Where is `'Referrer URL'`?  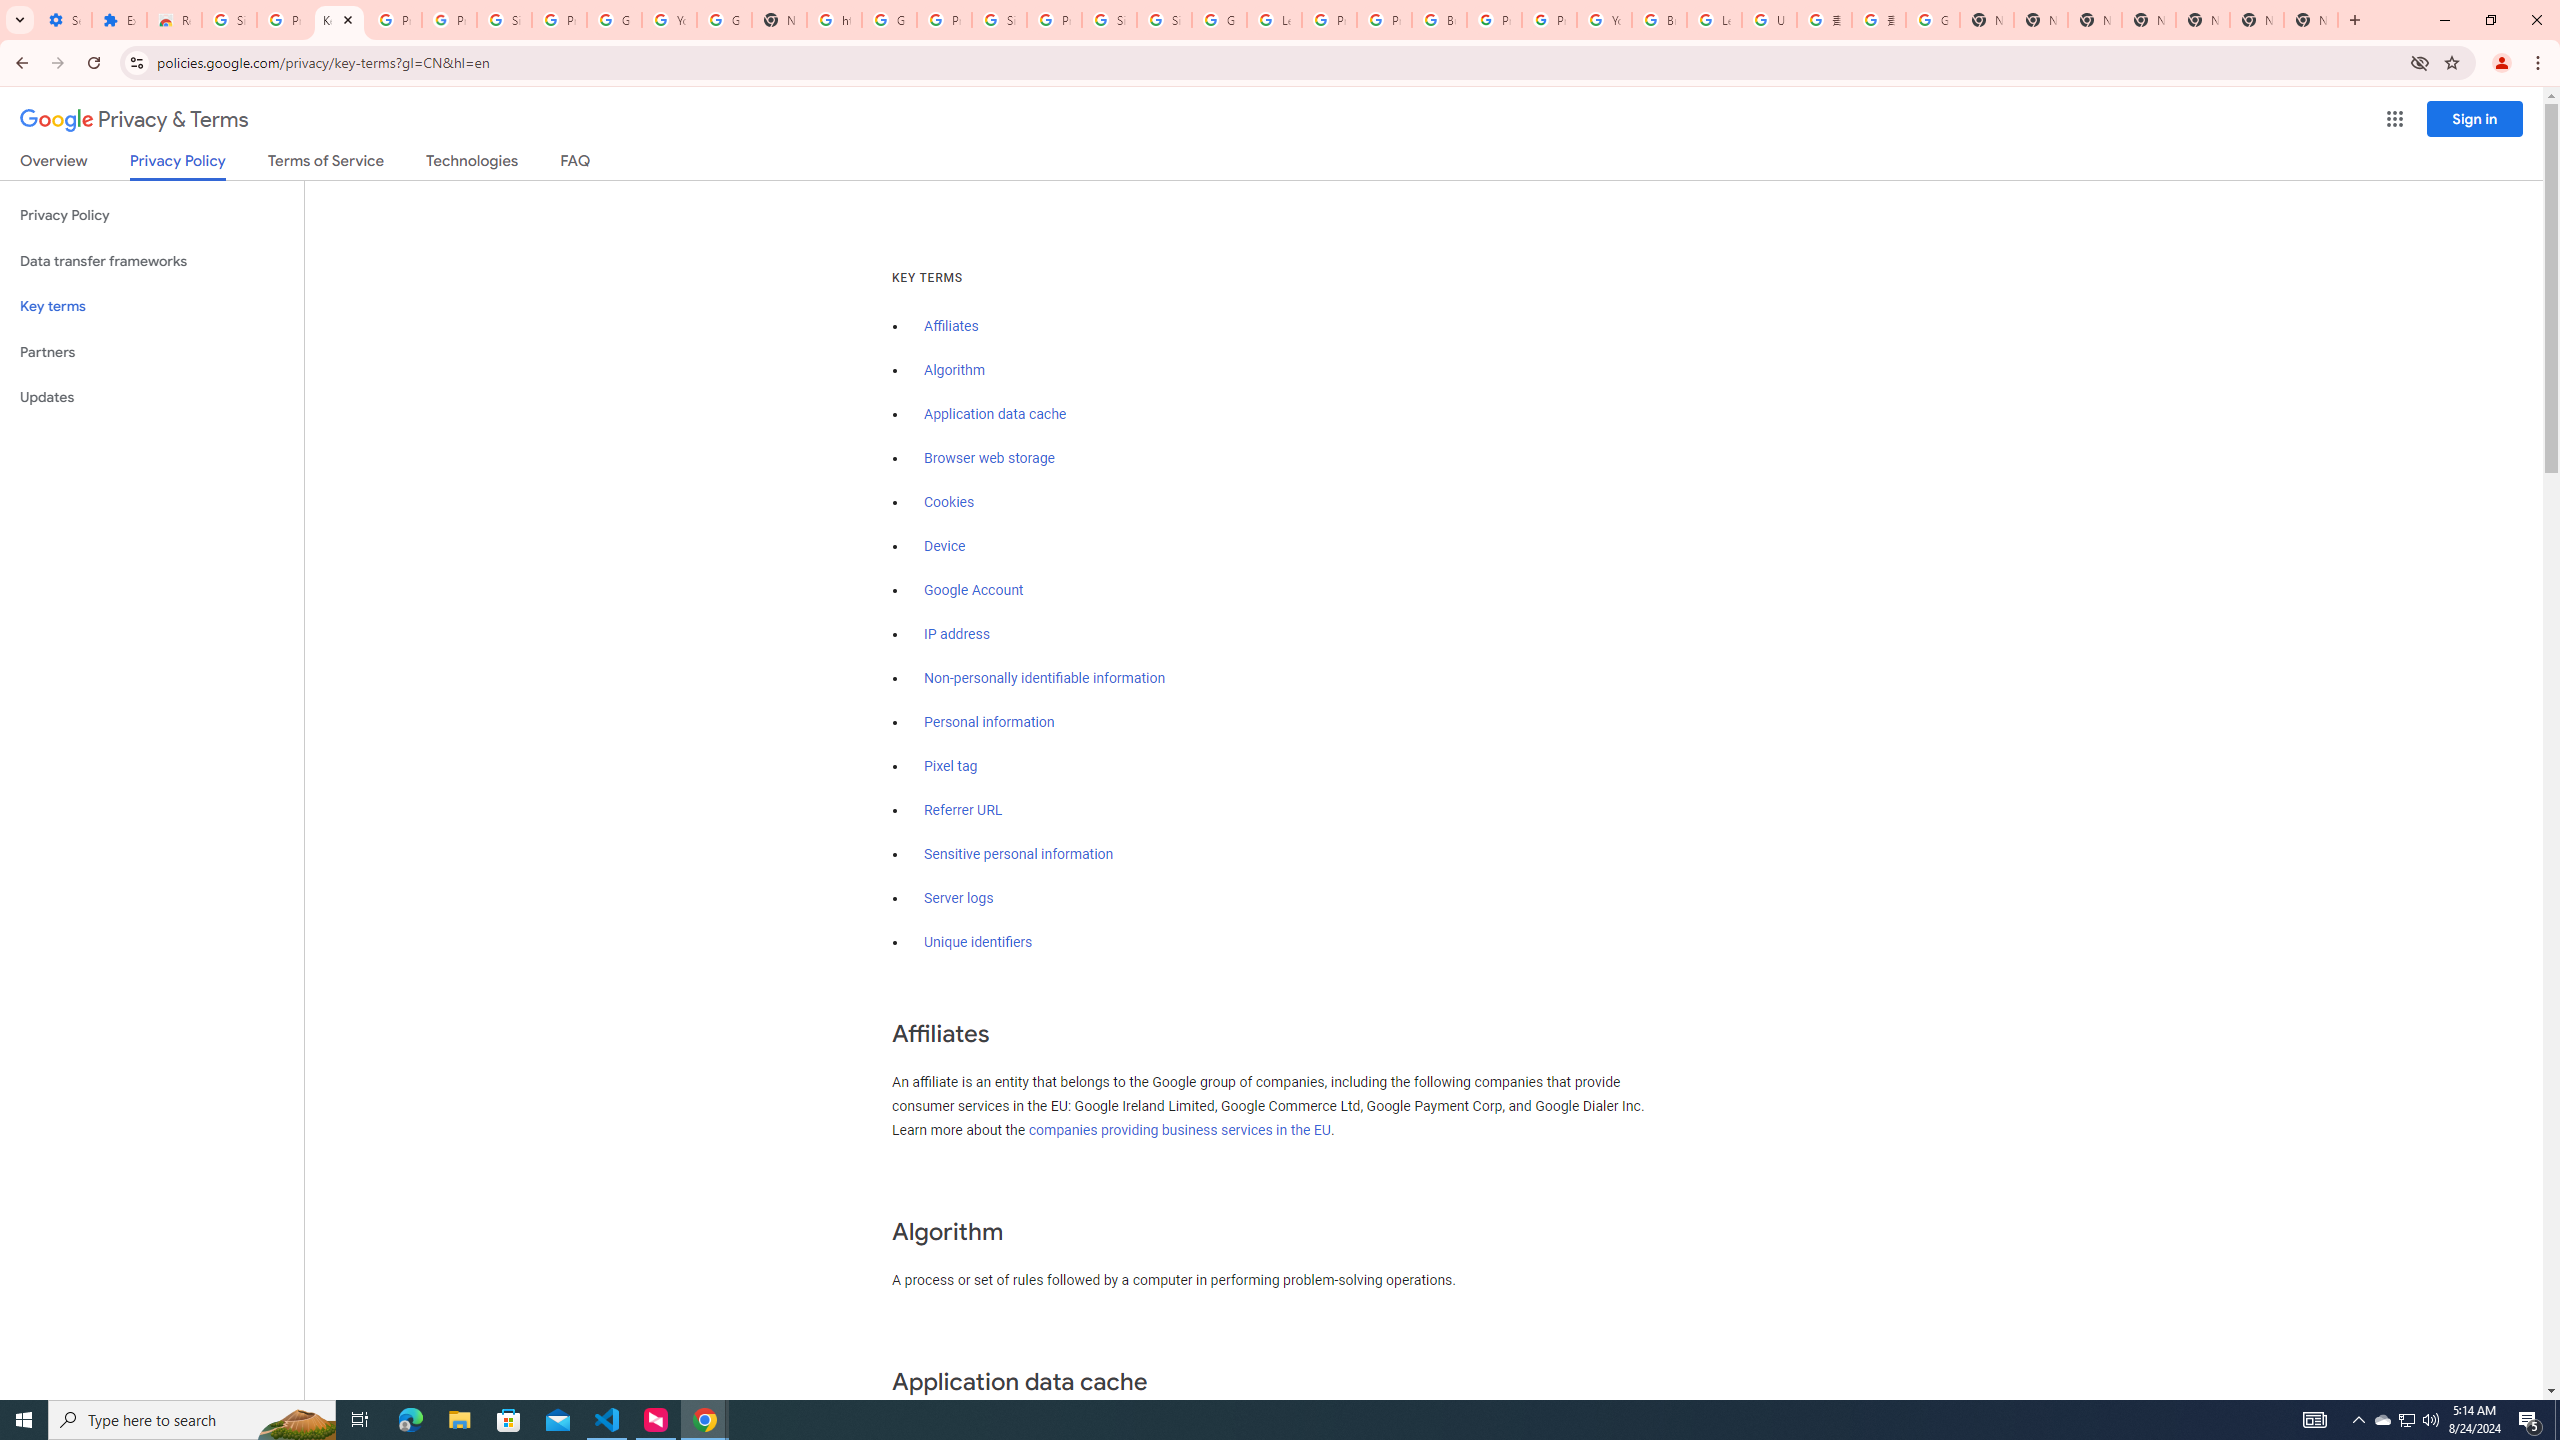 'Referrer URL' is located at coordinates (962, 809).